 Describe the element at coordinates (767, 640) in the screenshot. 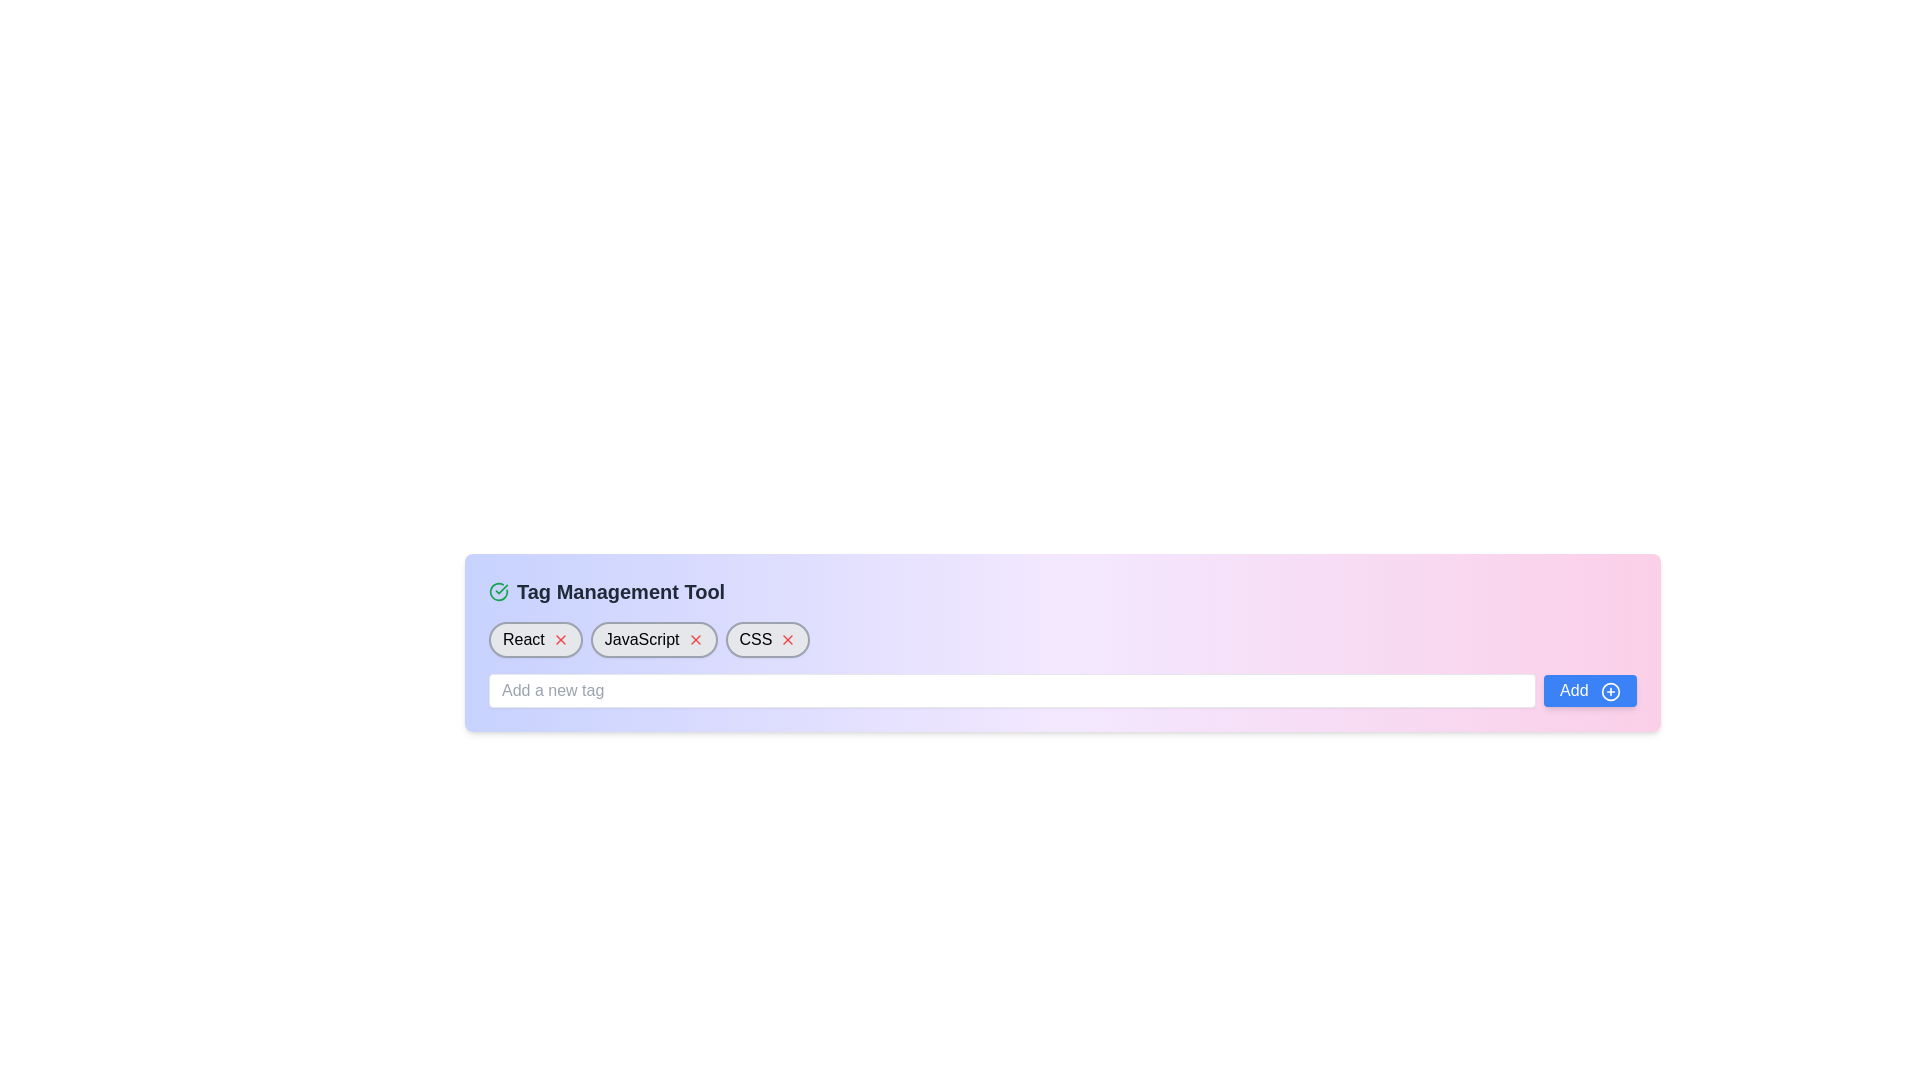

I see `the 'CSS' tag component in the Tag Management Tool` at that location.